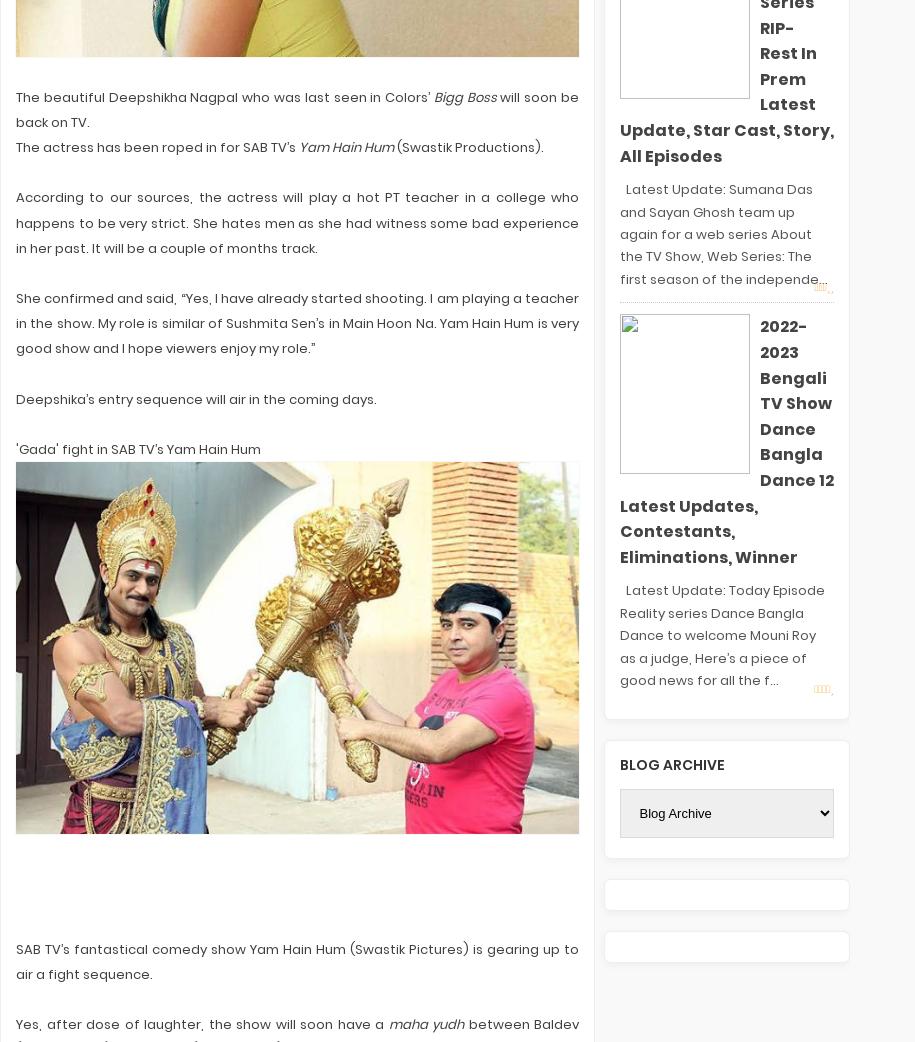 The image size is (915, 1042). What do you see at coordinates (392, 146) in the screenshot?
I see `'(Swastik Productions).'` at bounding box center [392, 146].